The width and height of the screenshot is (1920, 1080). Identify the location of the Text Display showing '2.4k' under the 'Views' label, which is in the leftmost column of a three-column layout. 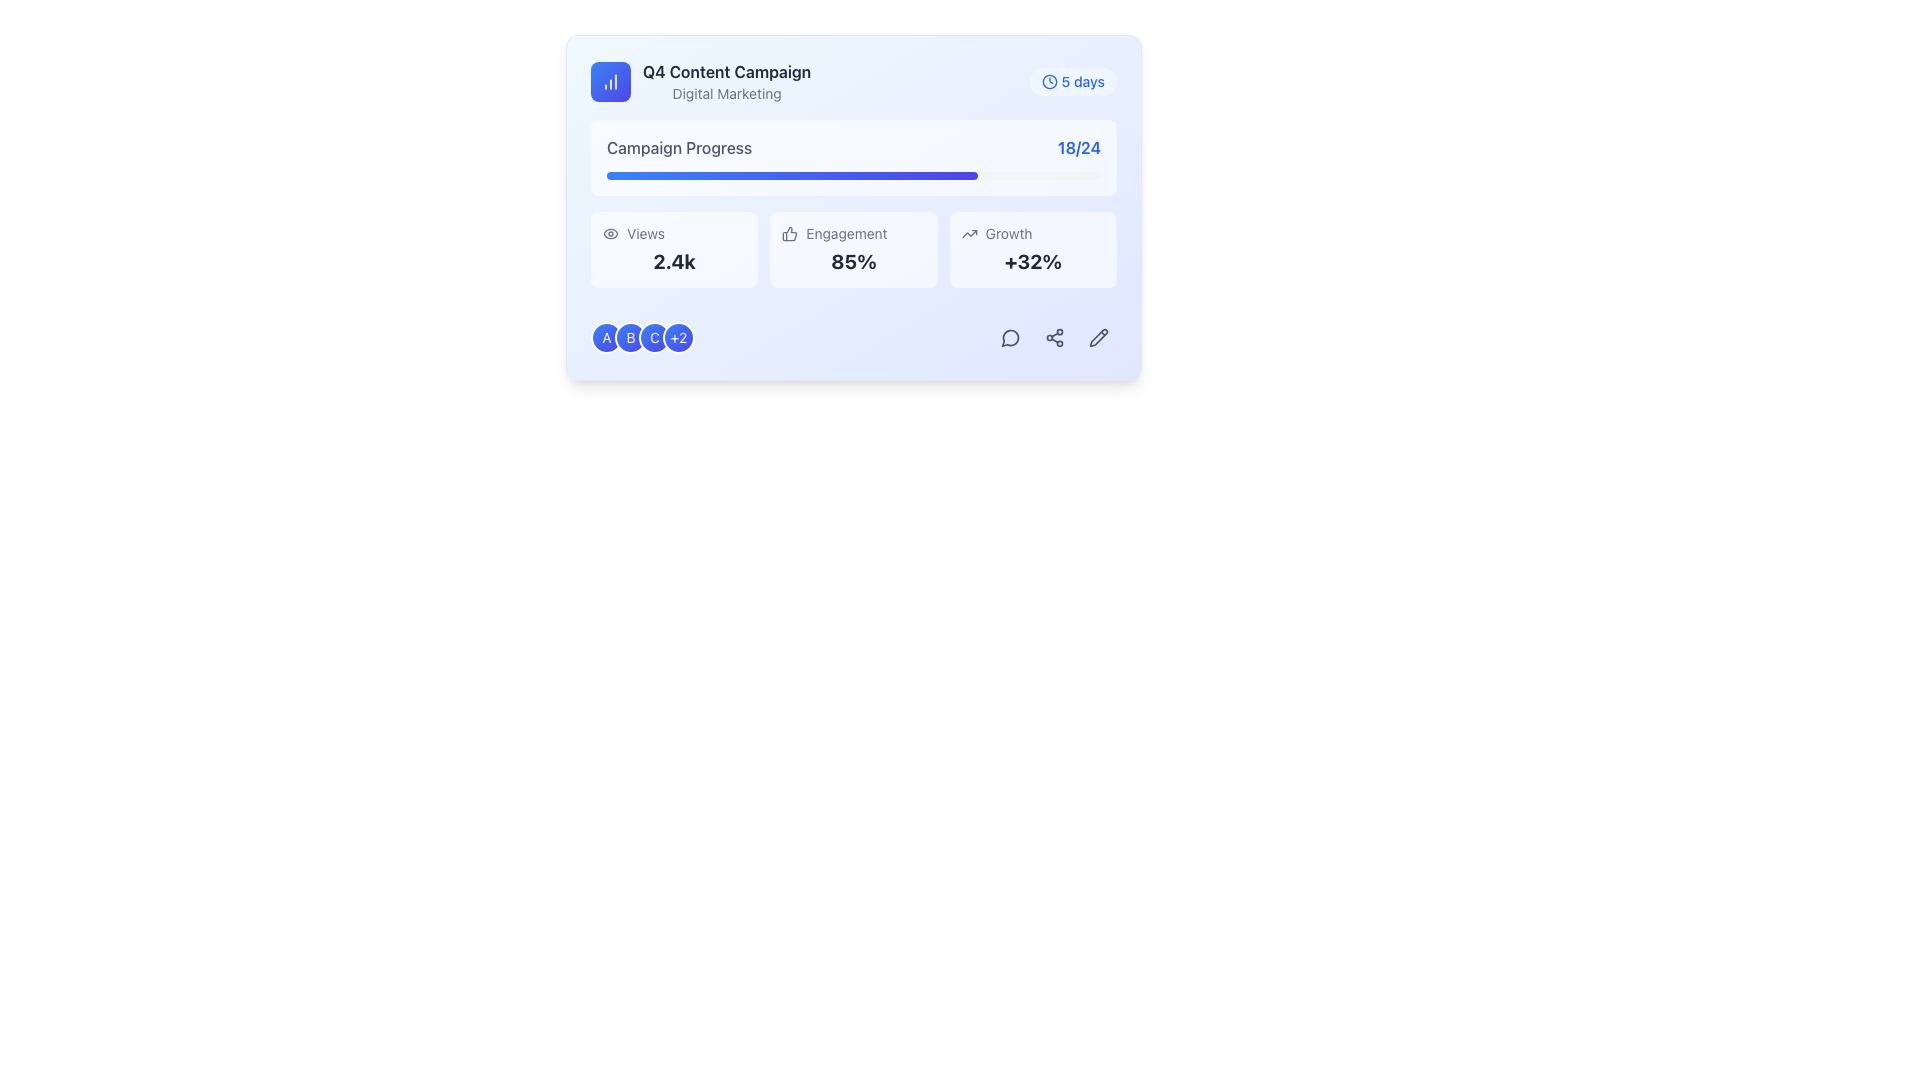
(674, 260).